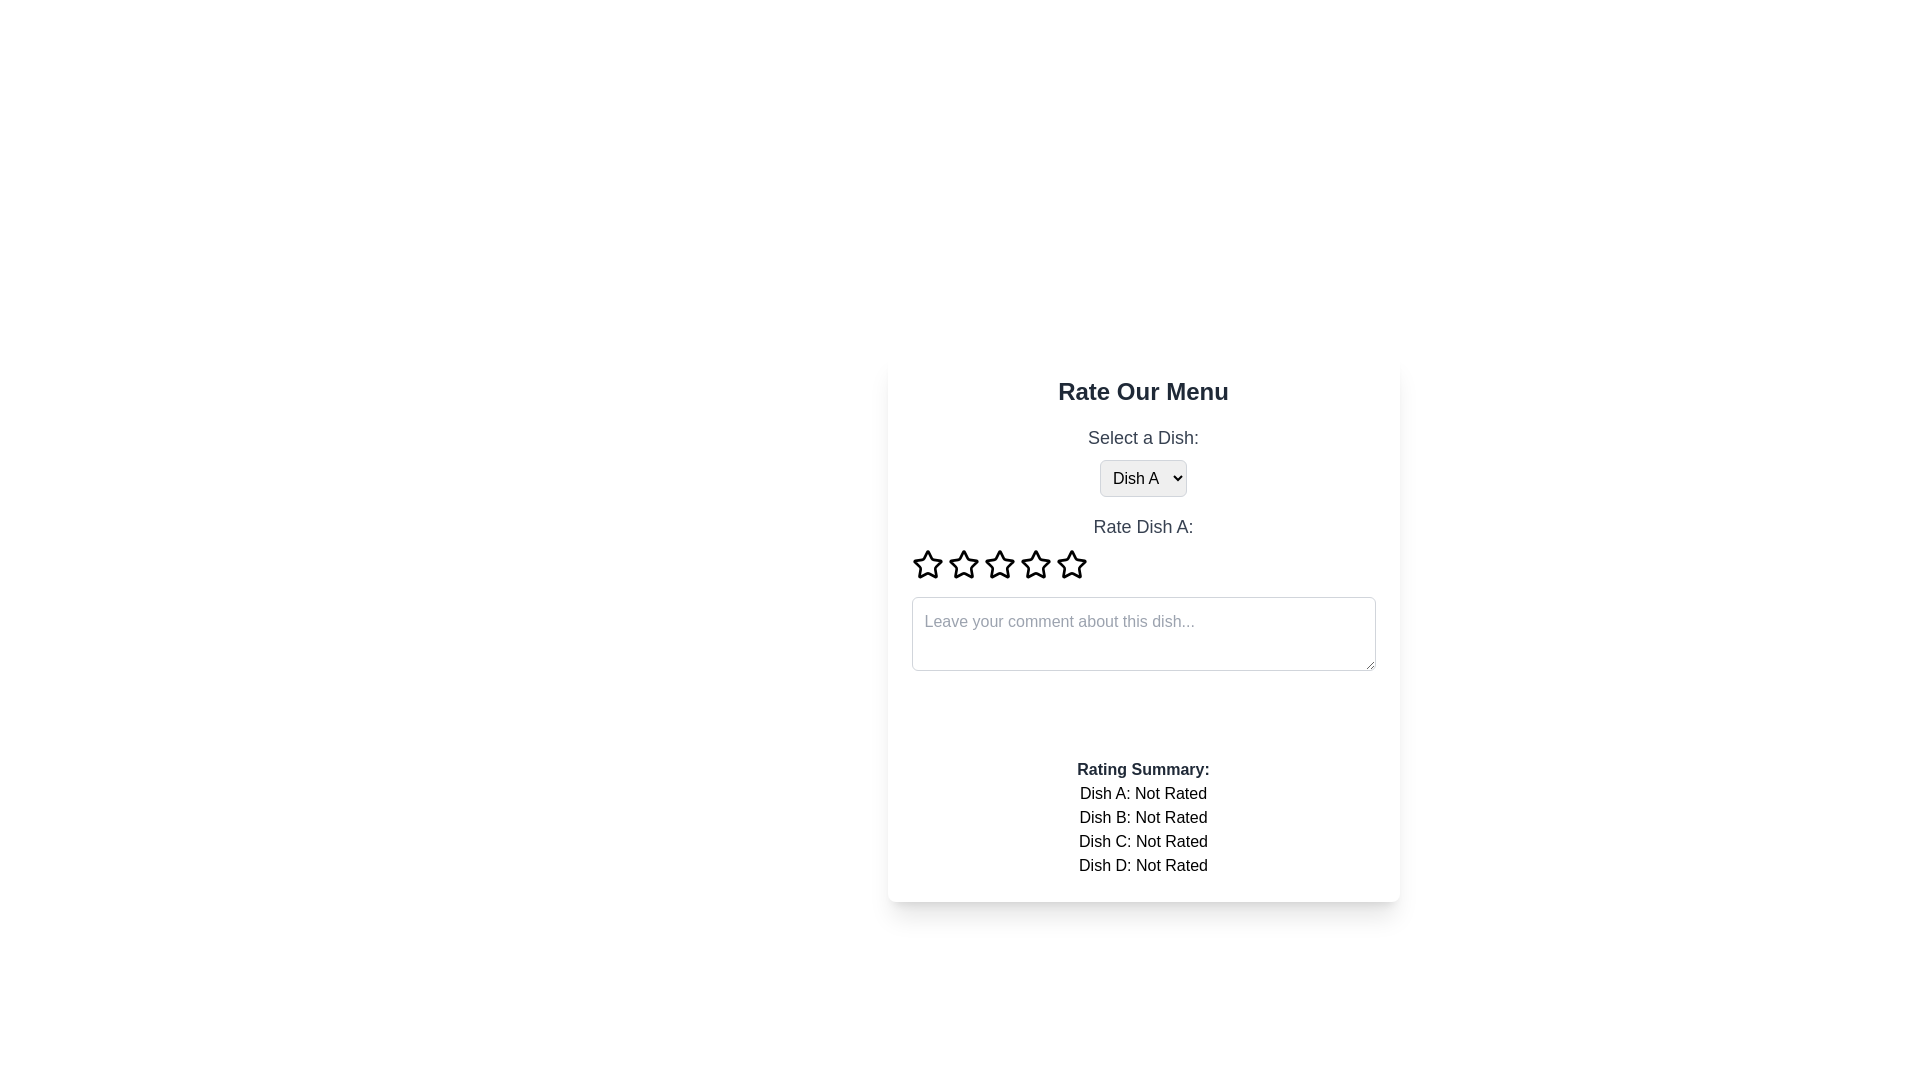 The image size is (1920, 1080). I want to click on the second star in the star rating indicator, so click(963, 564).